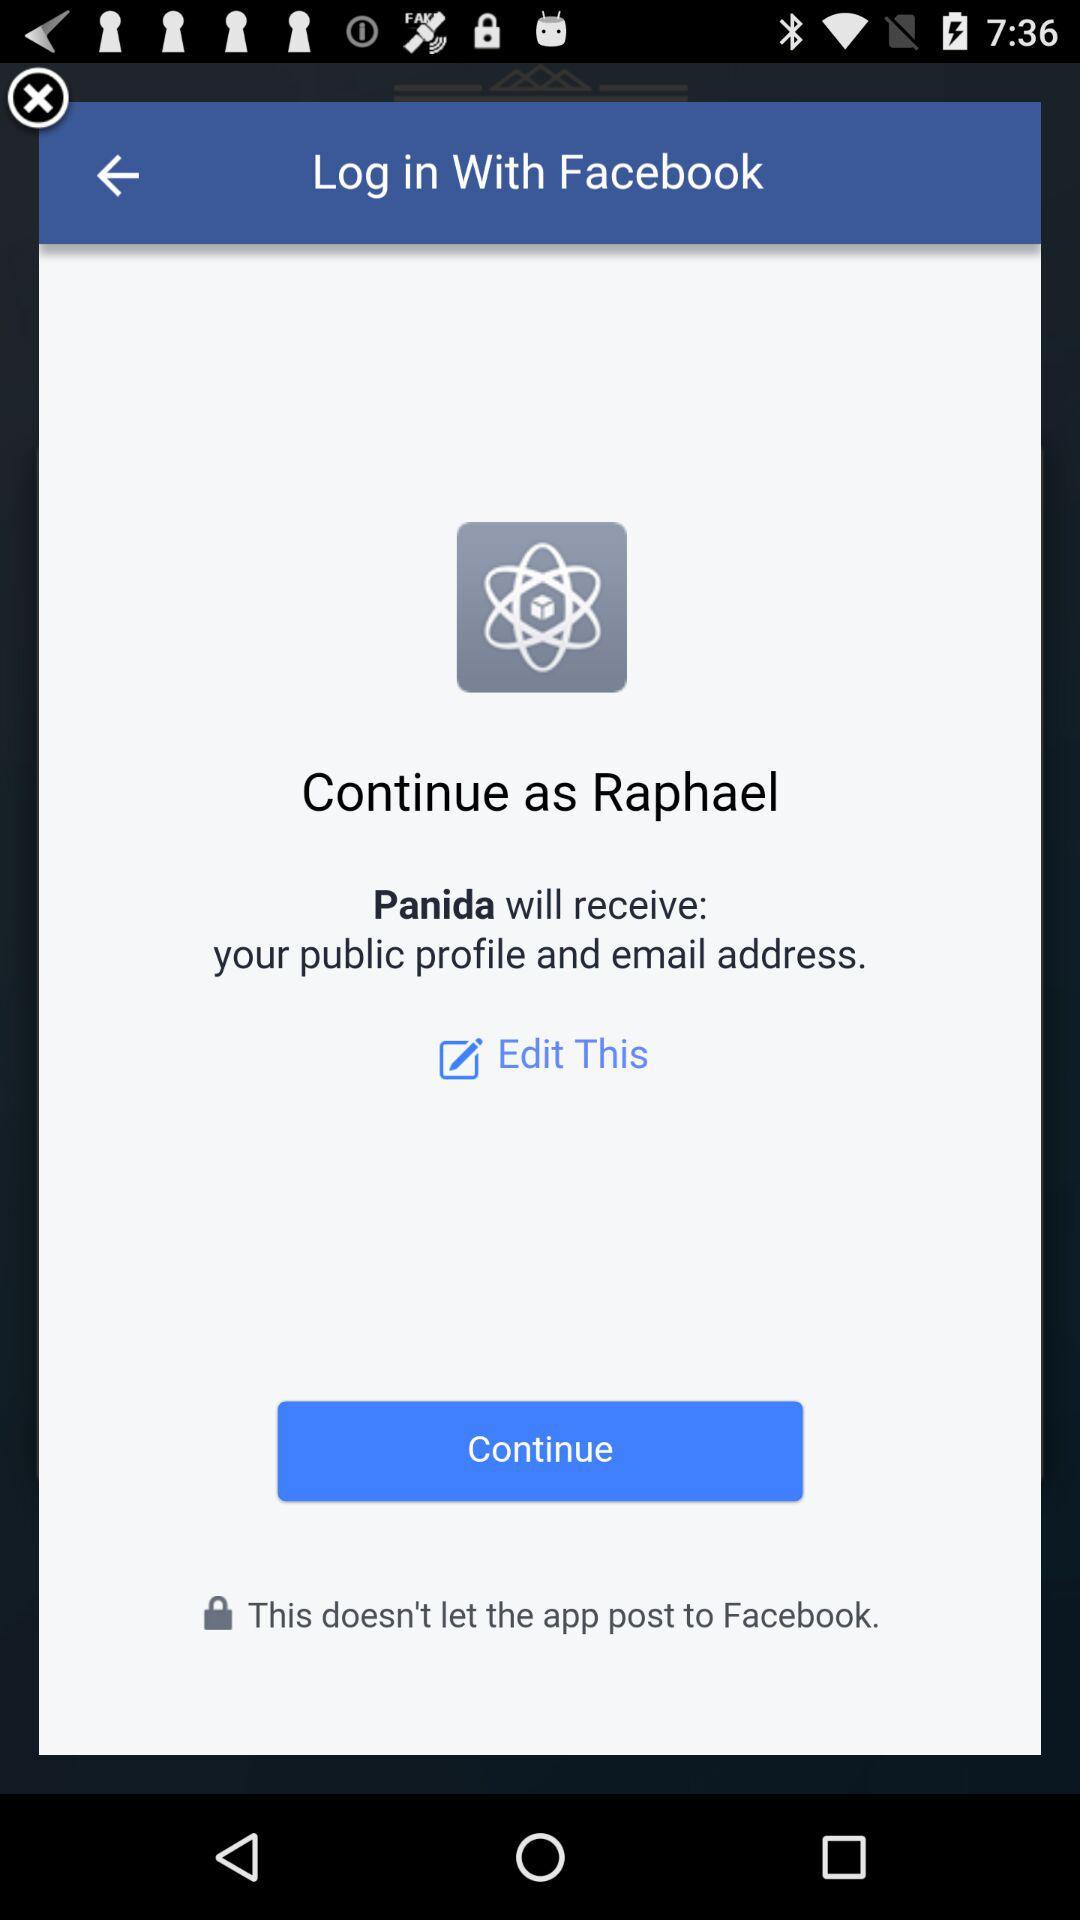 The height and width of the screenshot is (1920, 1080). Describe the element at coordinates (38, 100) in the screenshot. I see `exit screen` at that location.